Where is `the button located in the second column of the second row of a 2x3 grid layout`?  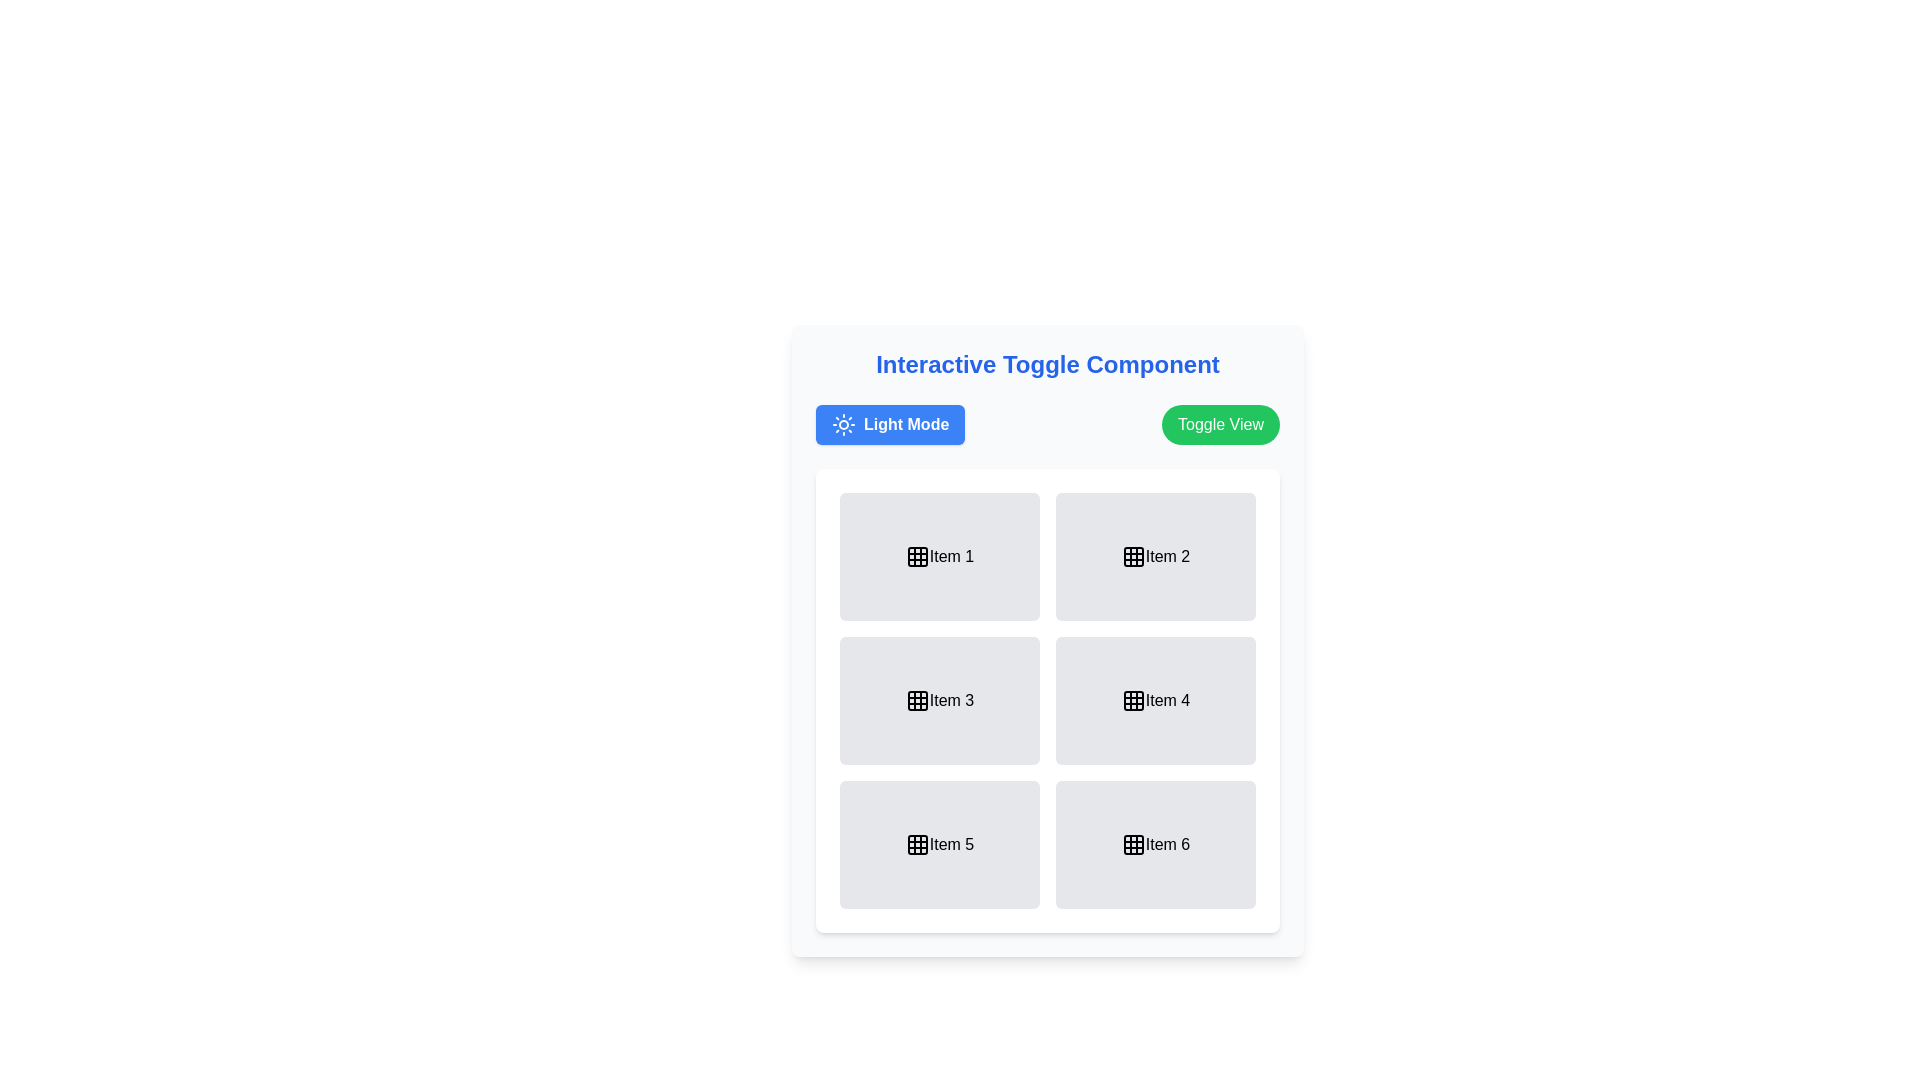 the button located in the second column of the second row of a 2x3 grid layout is located at coordinates (1156, 700).